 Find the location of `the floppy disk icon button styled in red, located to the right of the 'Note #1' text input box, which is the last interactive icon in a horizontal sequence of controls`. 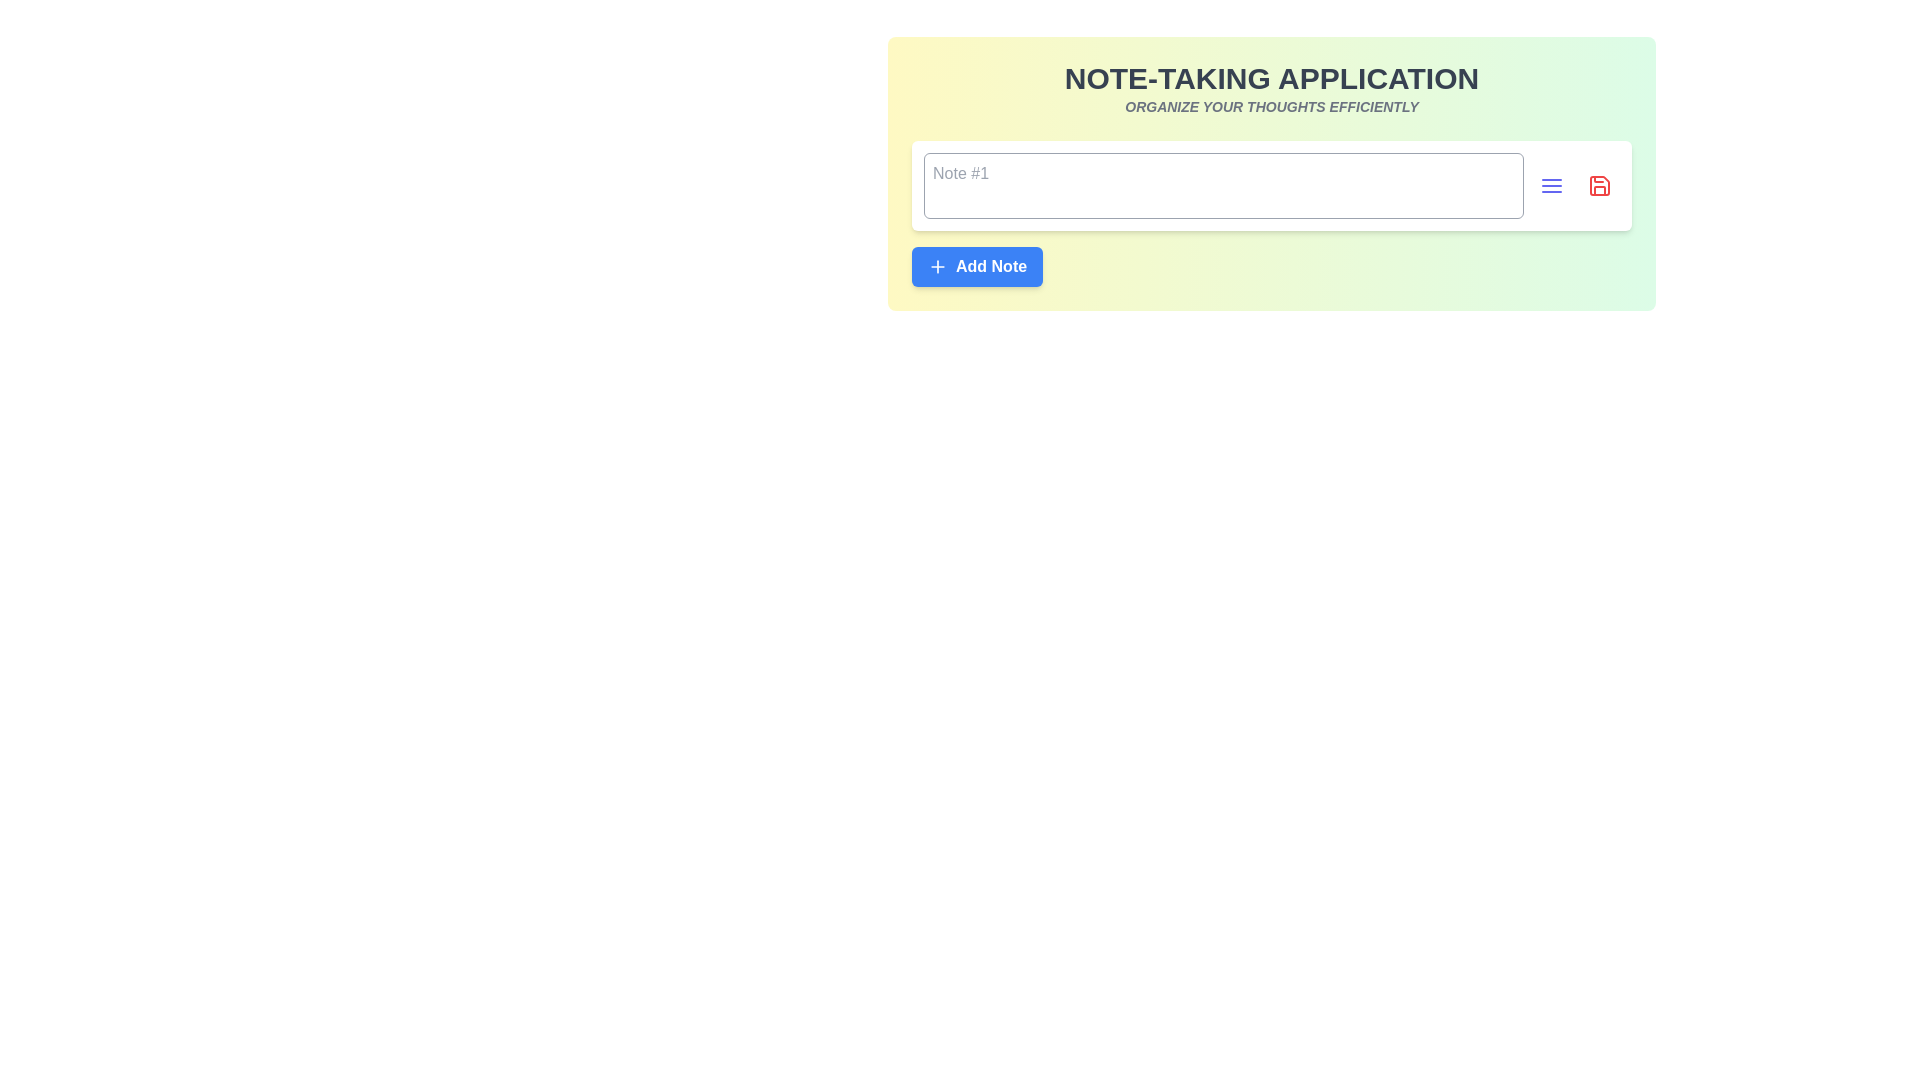

the floppy disk icon button styled in red, located to the right of the 'Note #1' text input box, which is the last interactive icon in a horizontal sequence of controls is located at coordinates (1598, 185).